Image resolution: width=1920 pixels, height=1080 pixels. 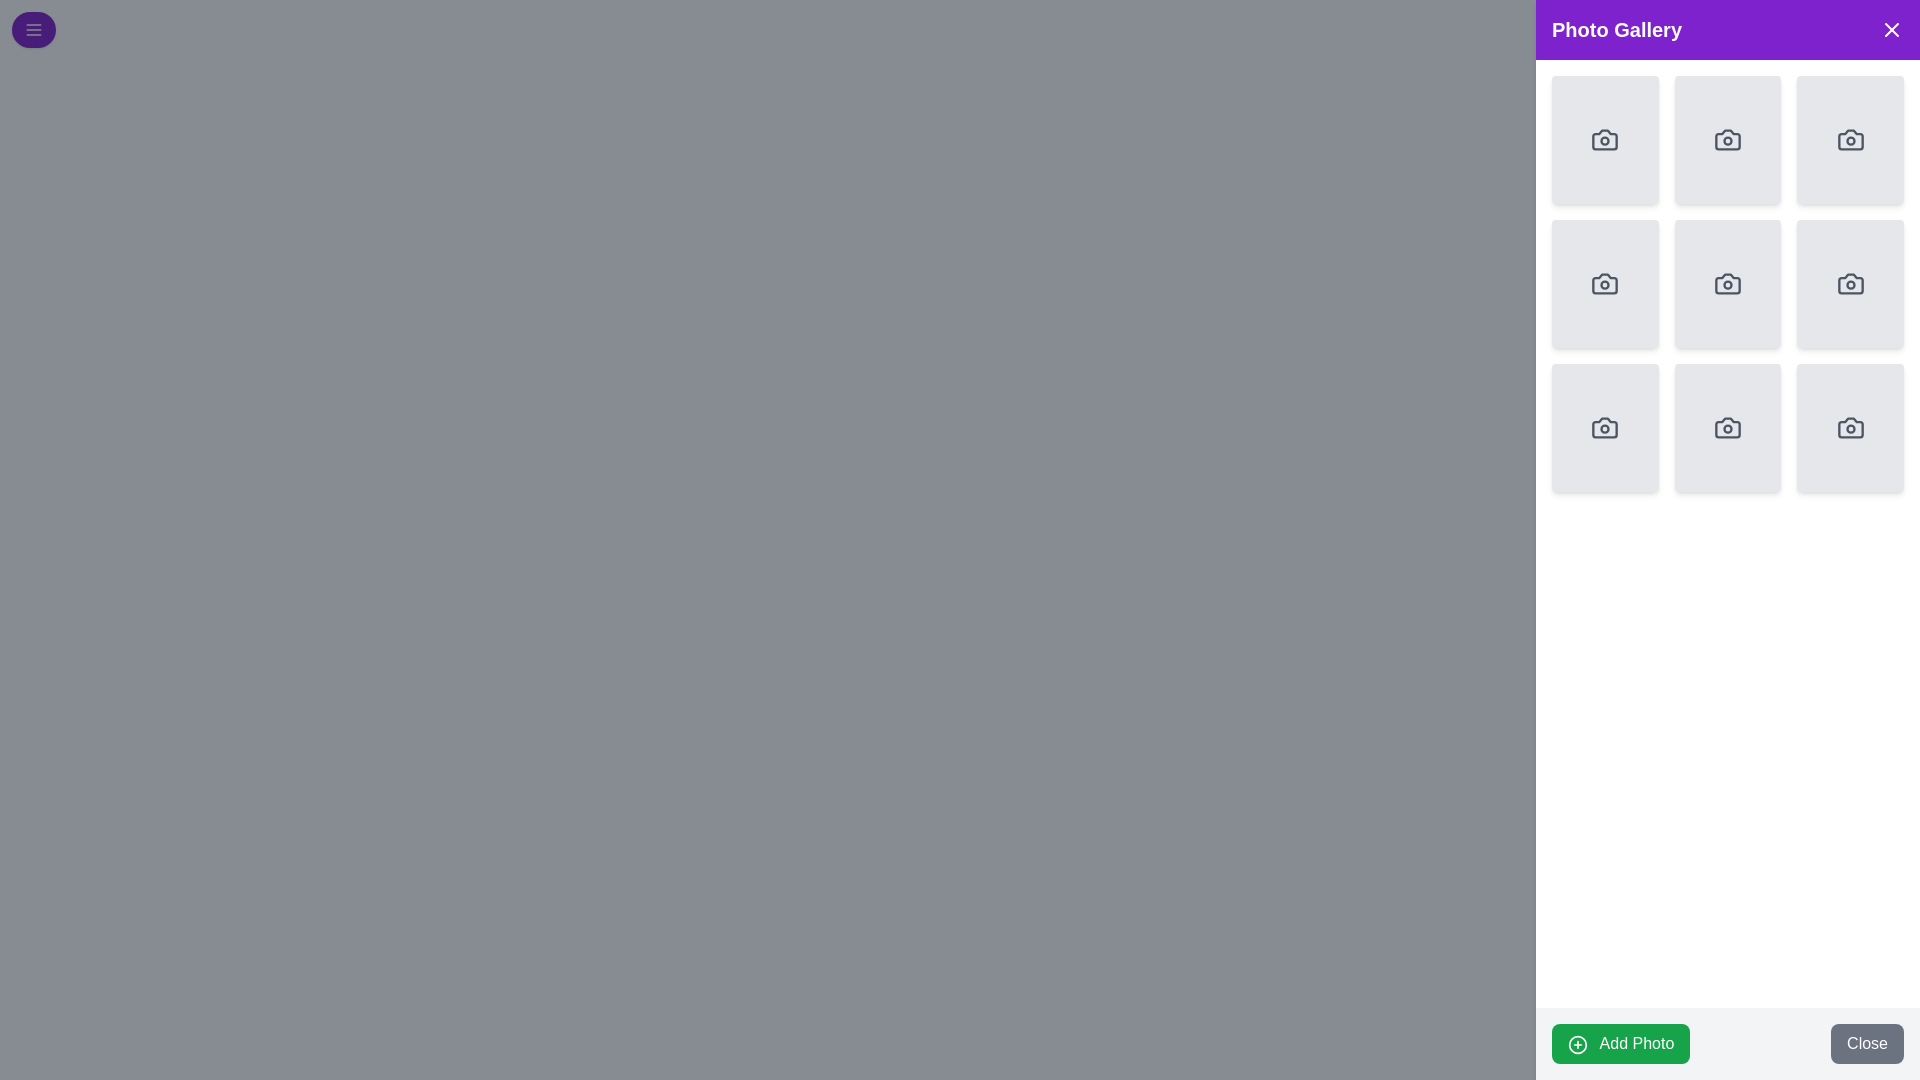 I want to click on the camera icon located in the top-left corner of the grid layout within the 'Photo Gallery' modal window, so click(x=1605, y=138).